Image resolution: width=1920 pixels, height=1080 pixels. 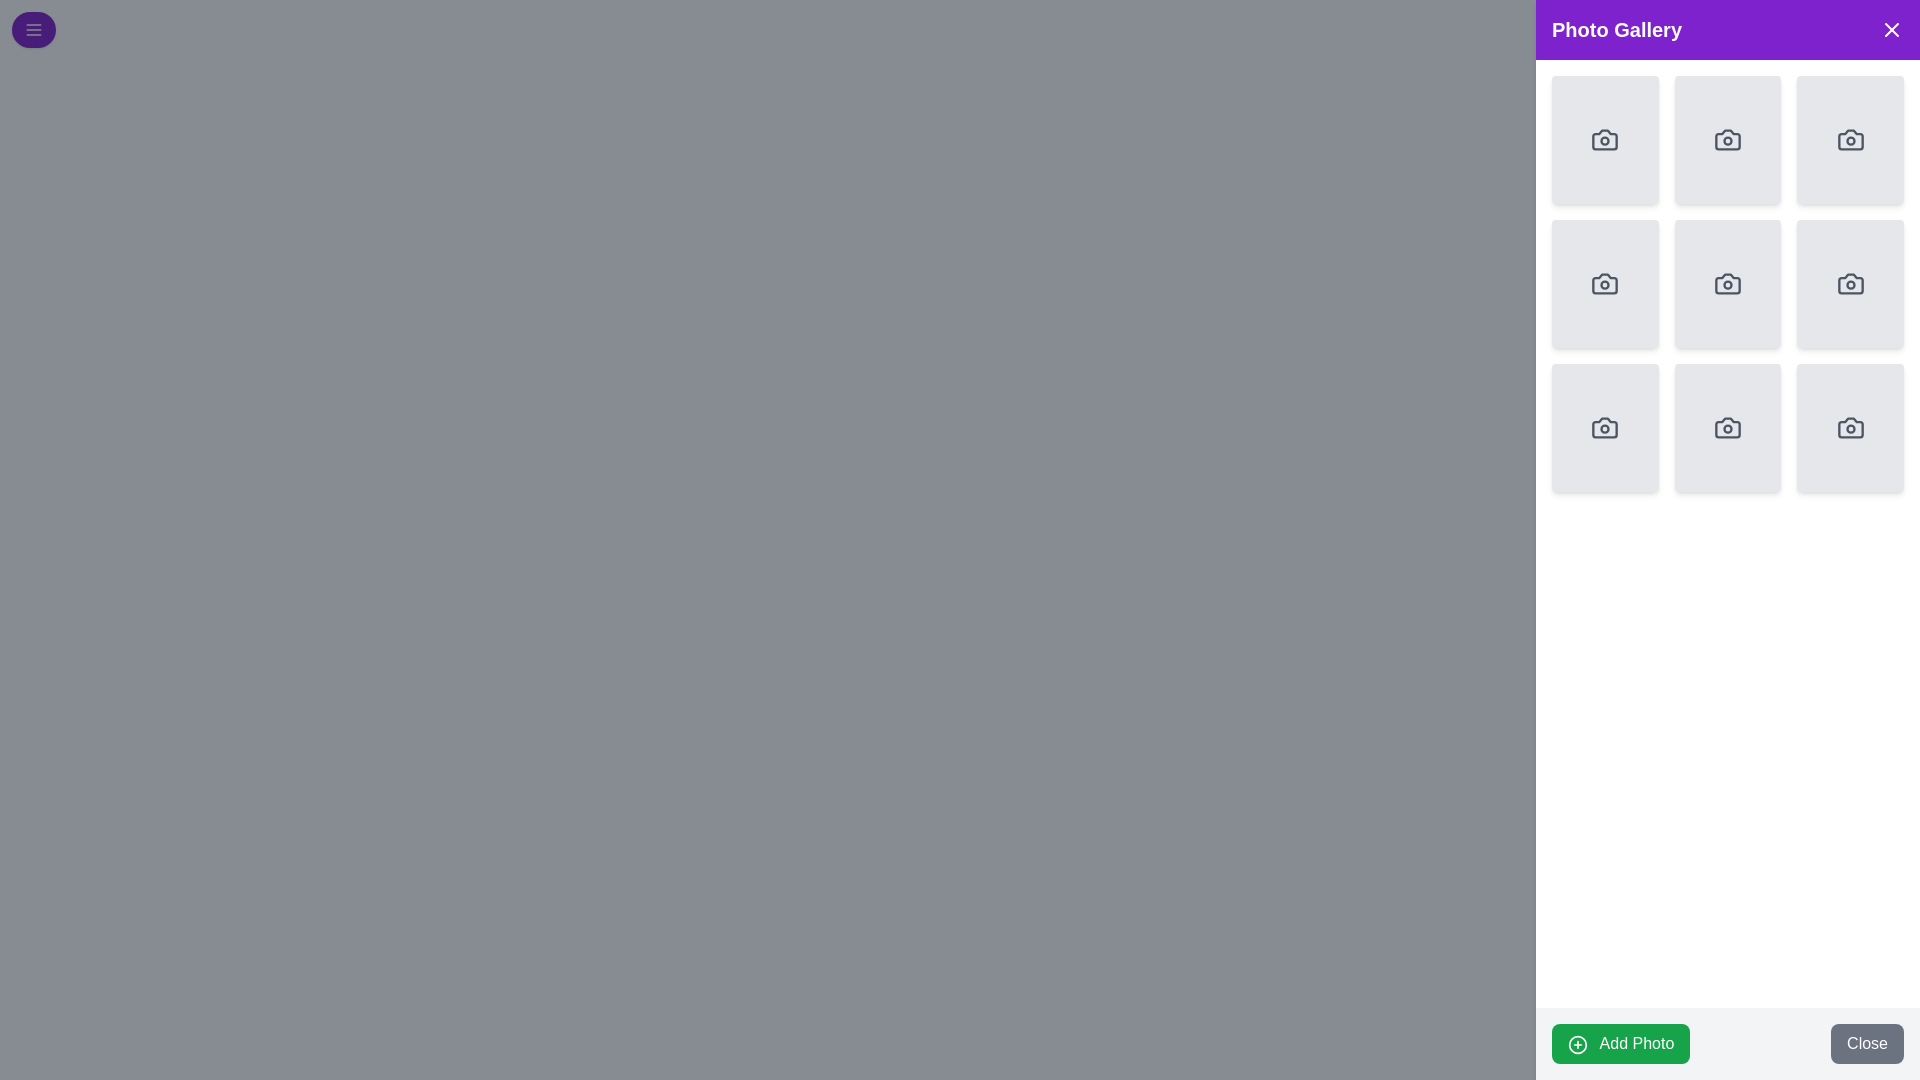 I want to click on the camera icon located in the top-left corner of the grid layout within the 'Photo Gallery' modal window, so click(x=1605, y=138).